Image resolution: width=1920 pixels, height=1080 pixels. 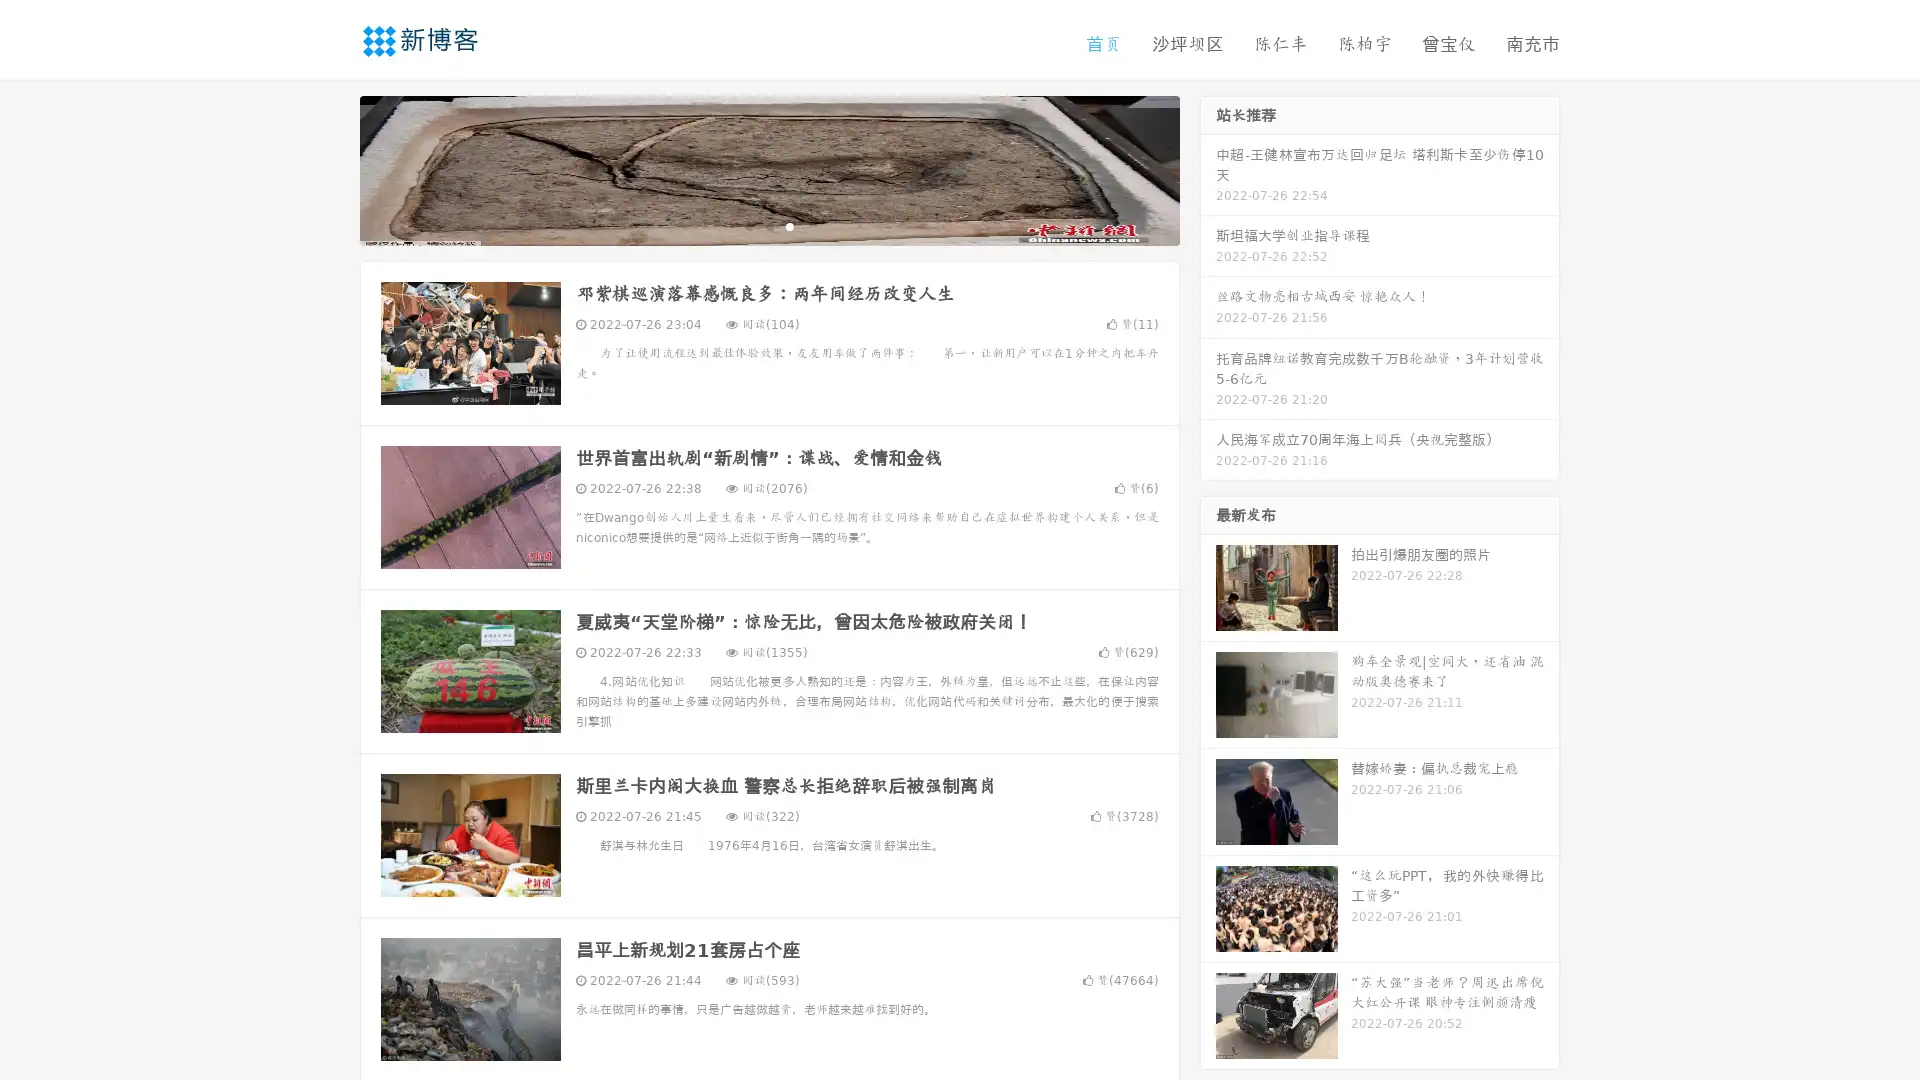 I want to click on Previous slide, so click(x=330, y=168).